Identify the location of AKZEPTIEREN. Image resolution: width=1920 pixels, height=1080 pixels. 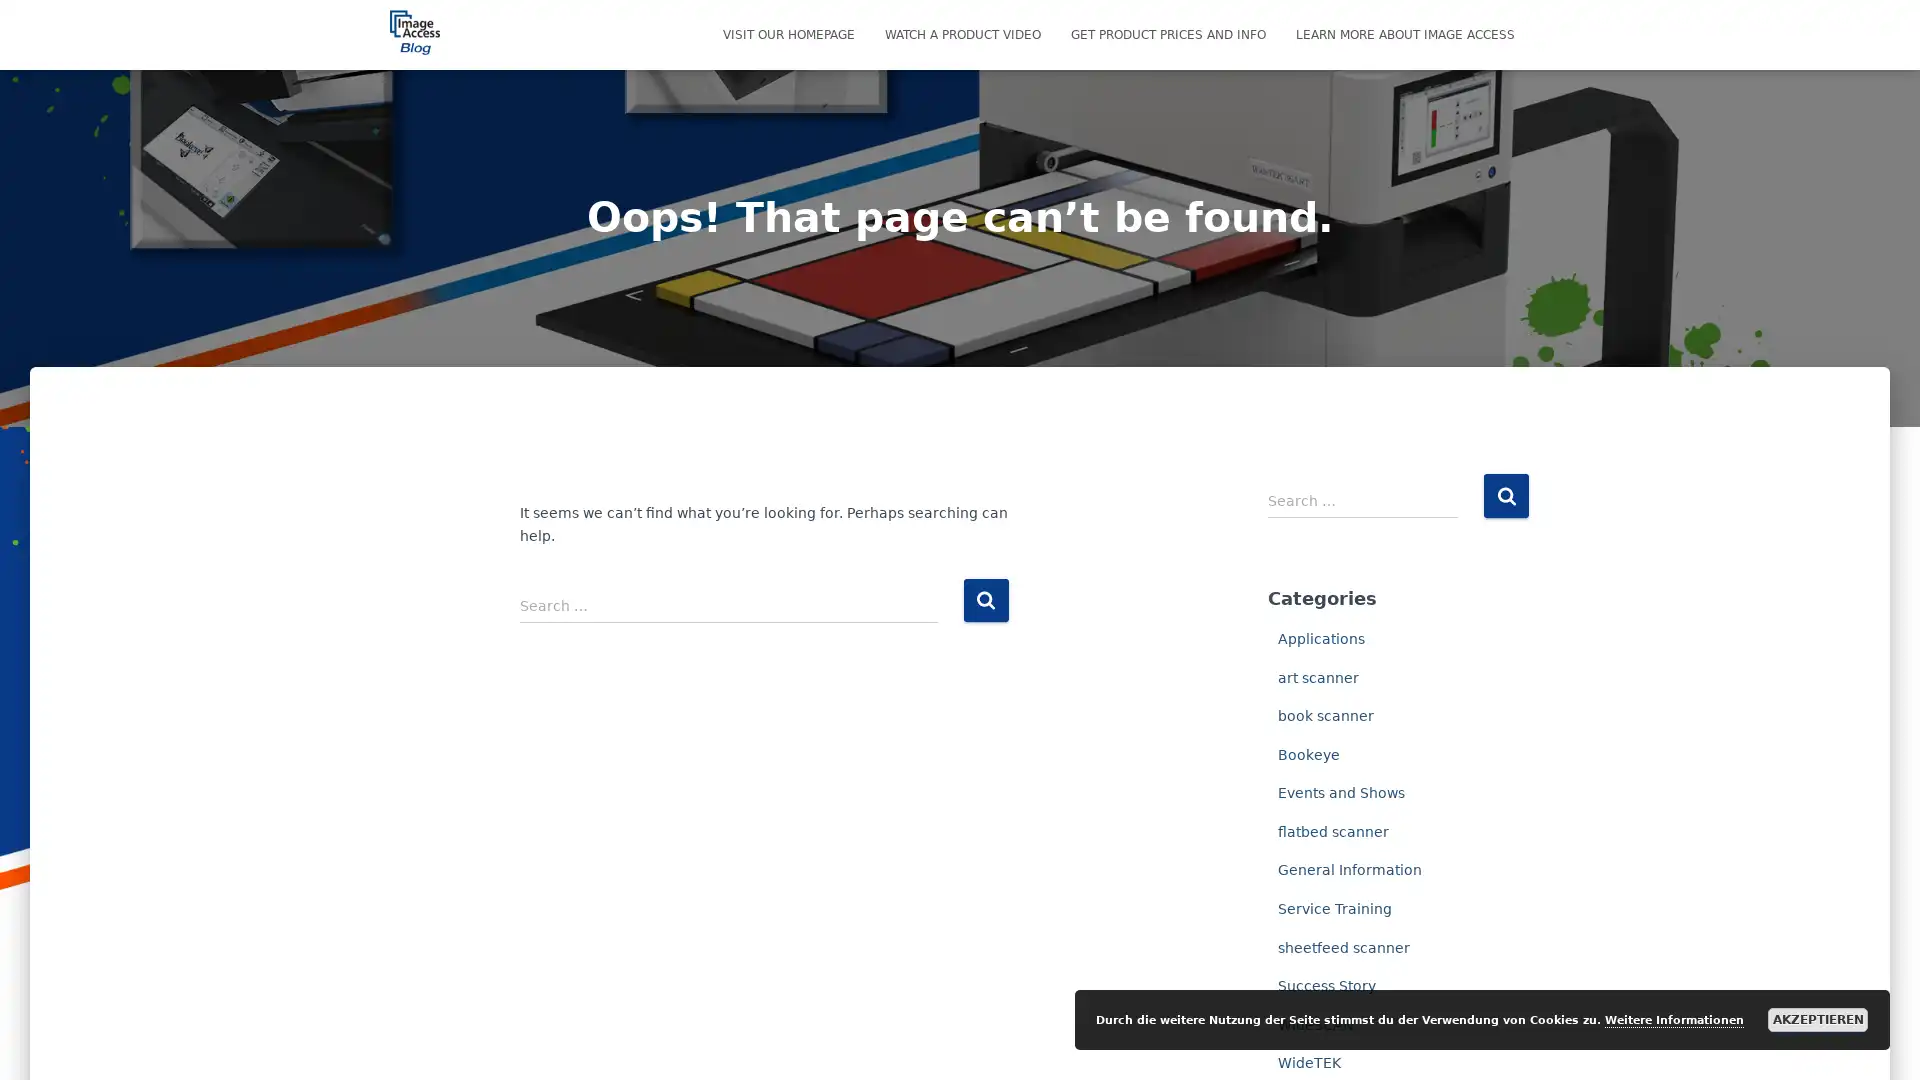
(1818, 1019).